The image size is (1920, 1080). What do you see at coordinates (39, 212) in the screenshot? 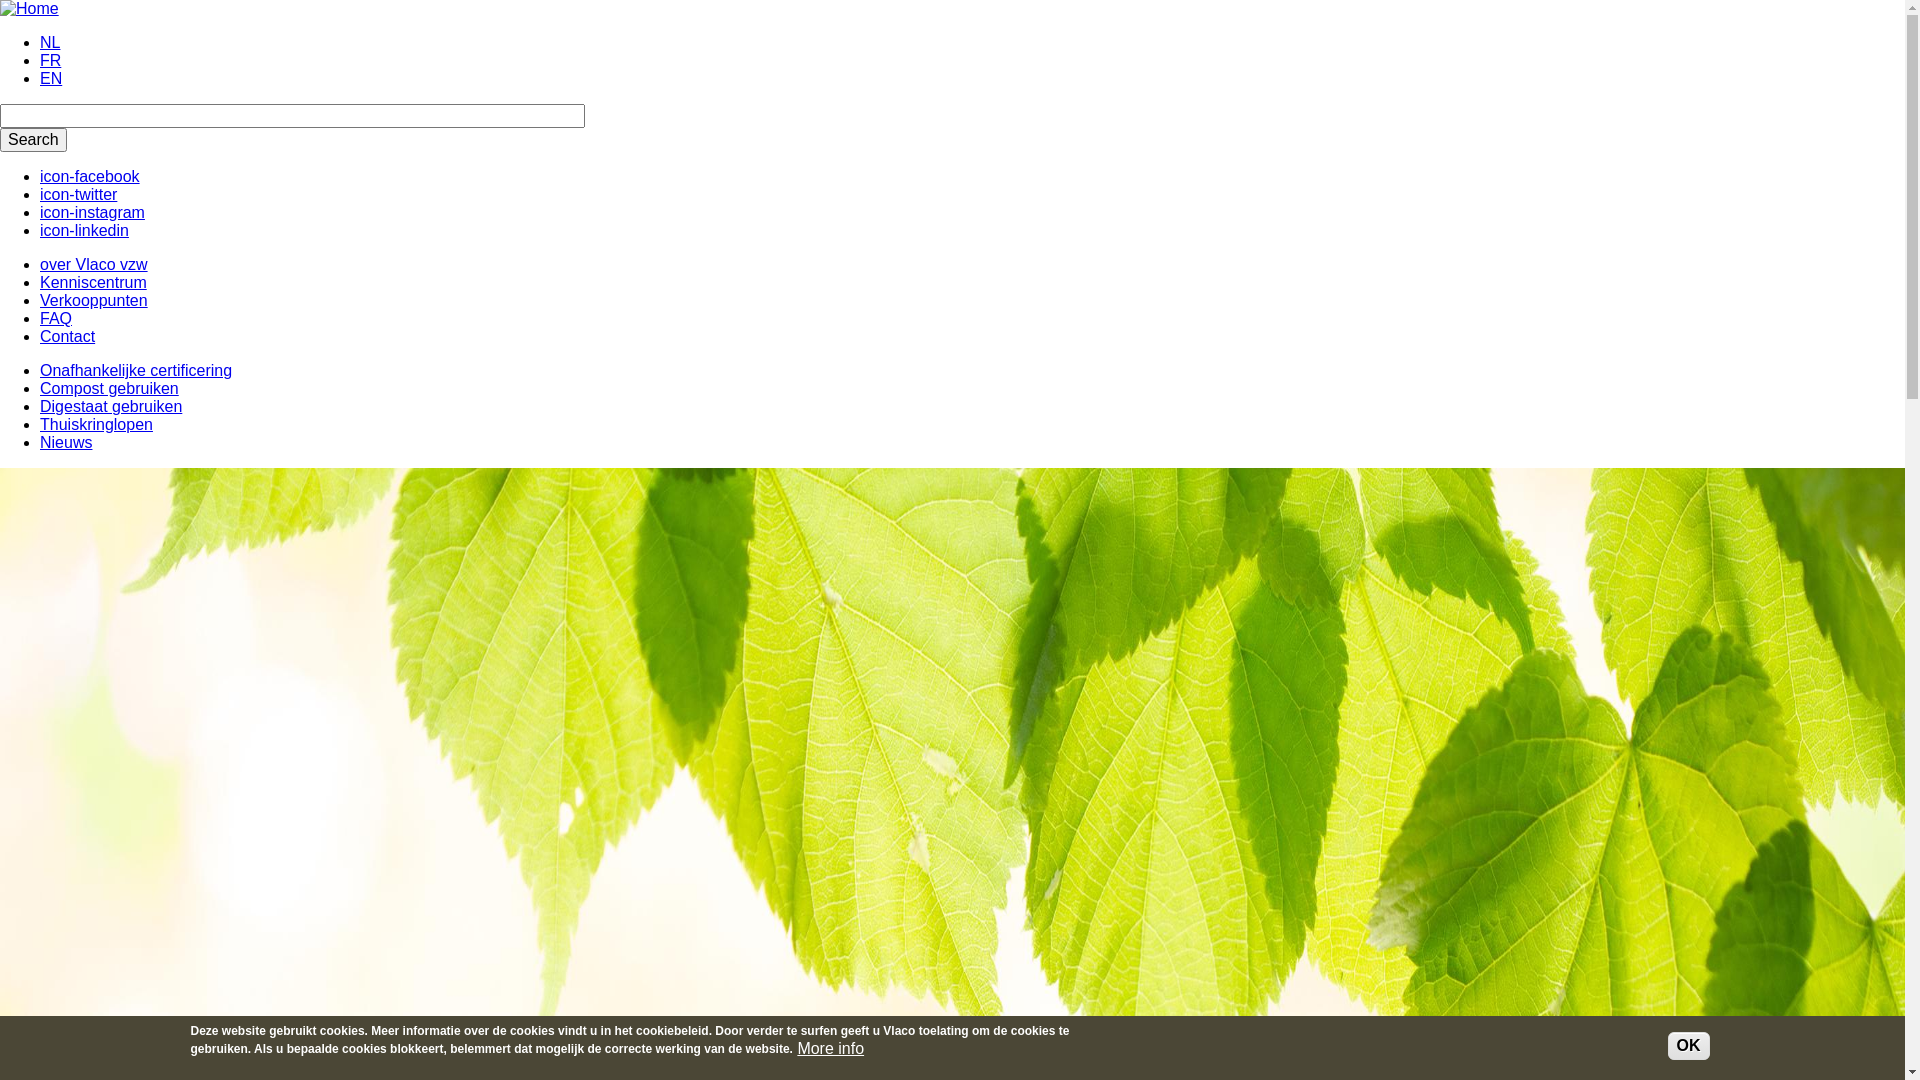
I see `'icon-instagram'` at bounding box center [39, 212].